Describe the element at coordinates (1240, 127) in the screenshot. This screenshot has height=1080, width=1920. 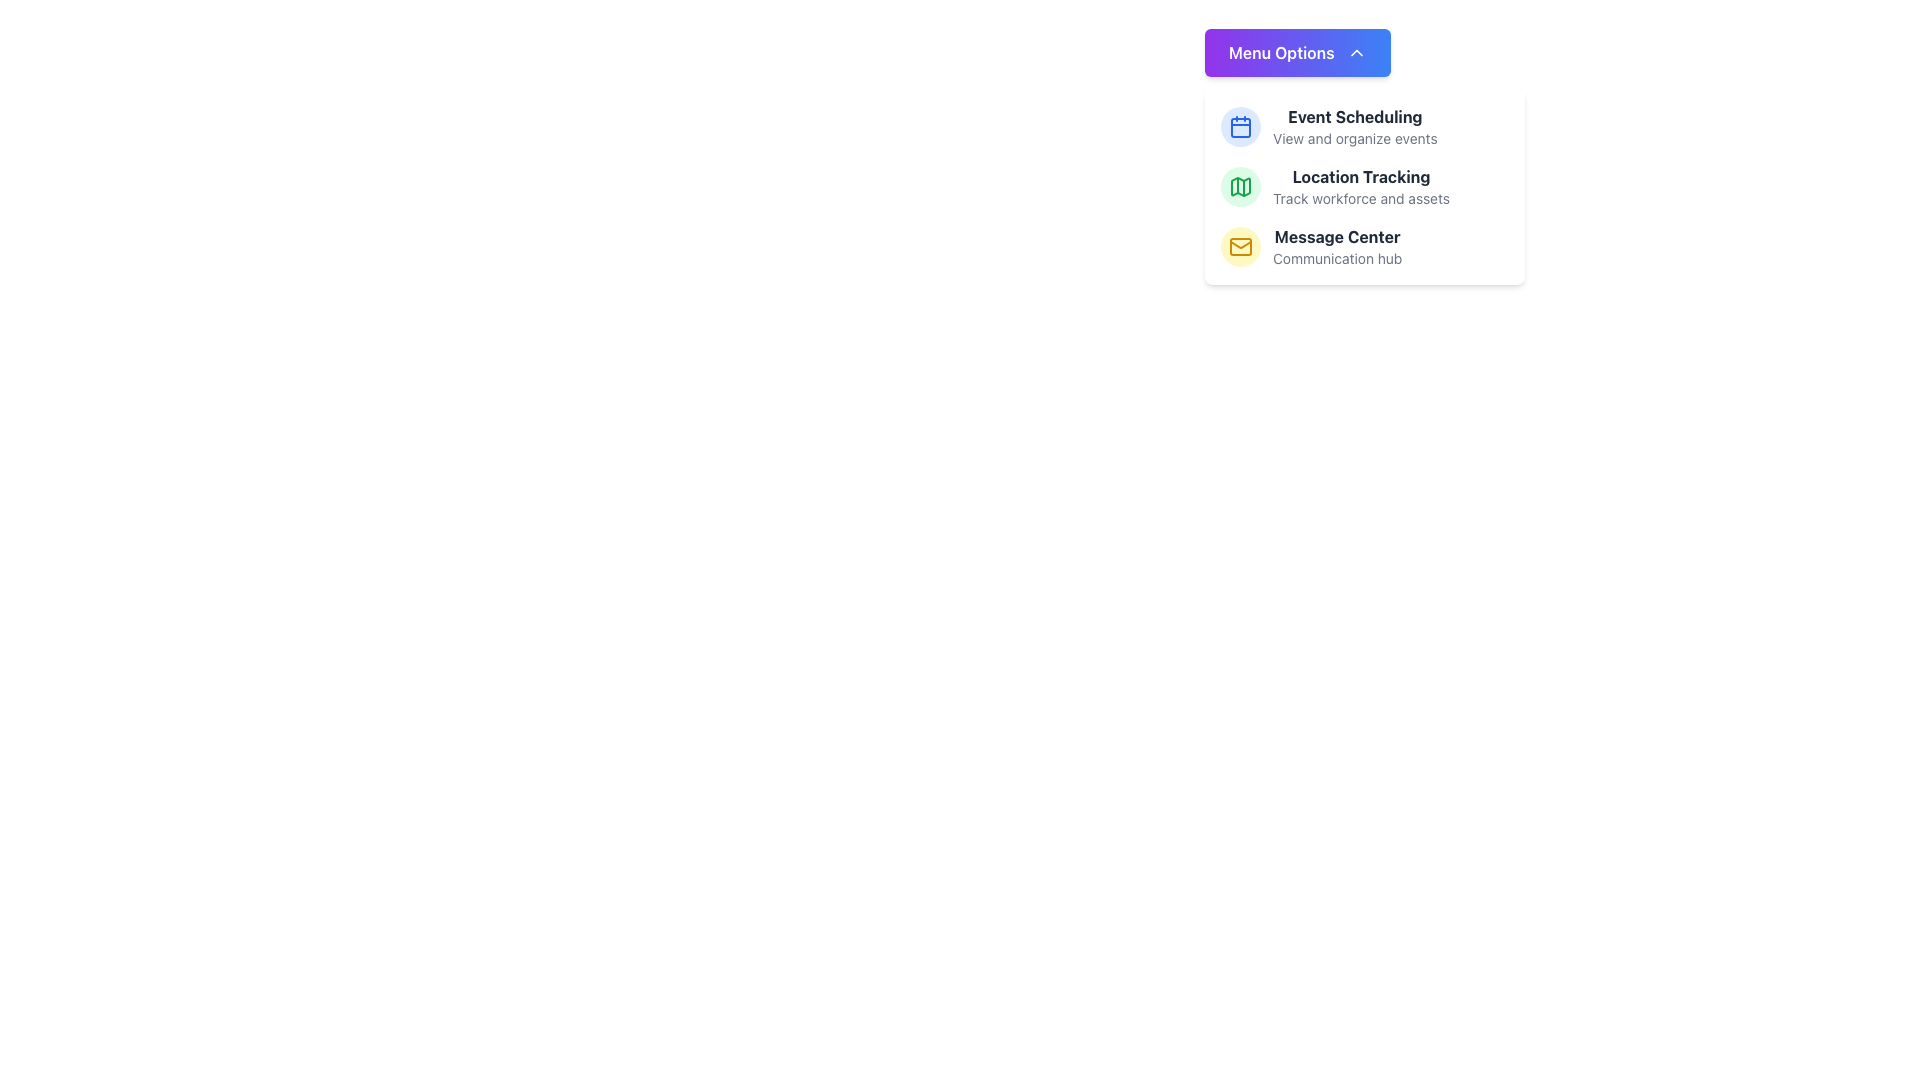
I see `the 'Event Scheduling' icon with a circular background` at that location.